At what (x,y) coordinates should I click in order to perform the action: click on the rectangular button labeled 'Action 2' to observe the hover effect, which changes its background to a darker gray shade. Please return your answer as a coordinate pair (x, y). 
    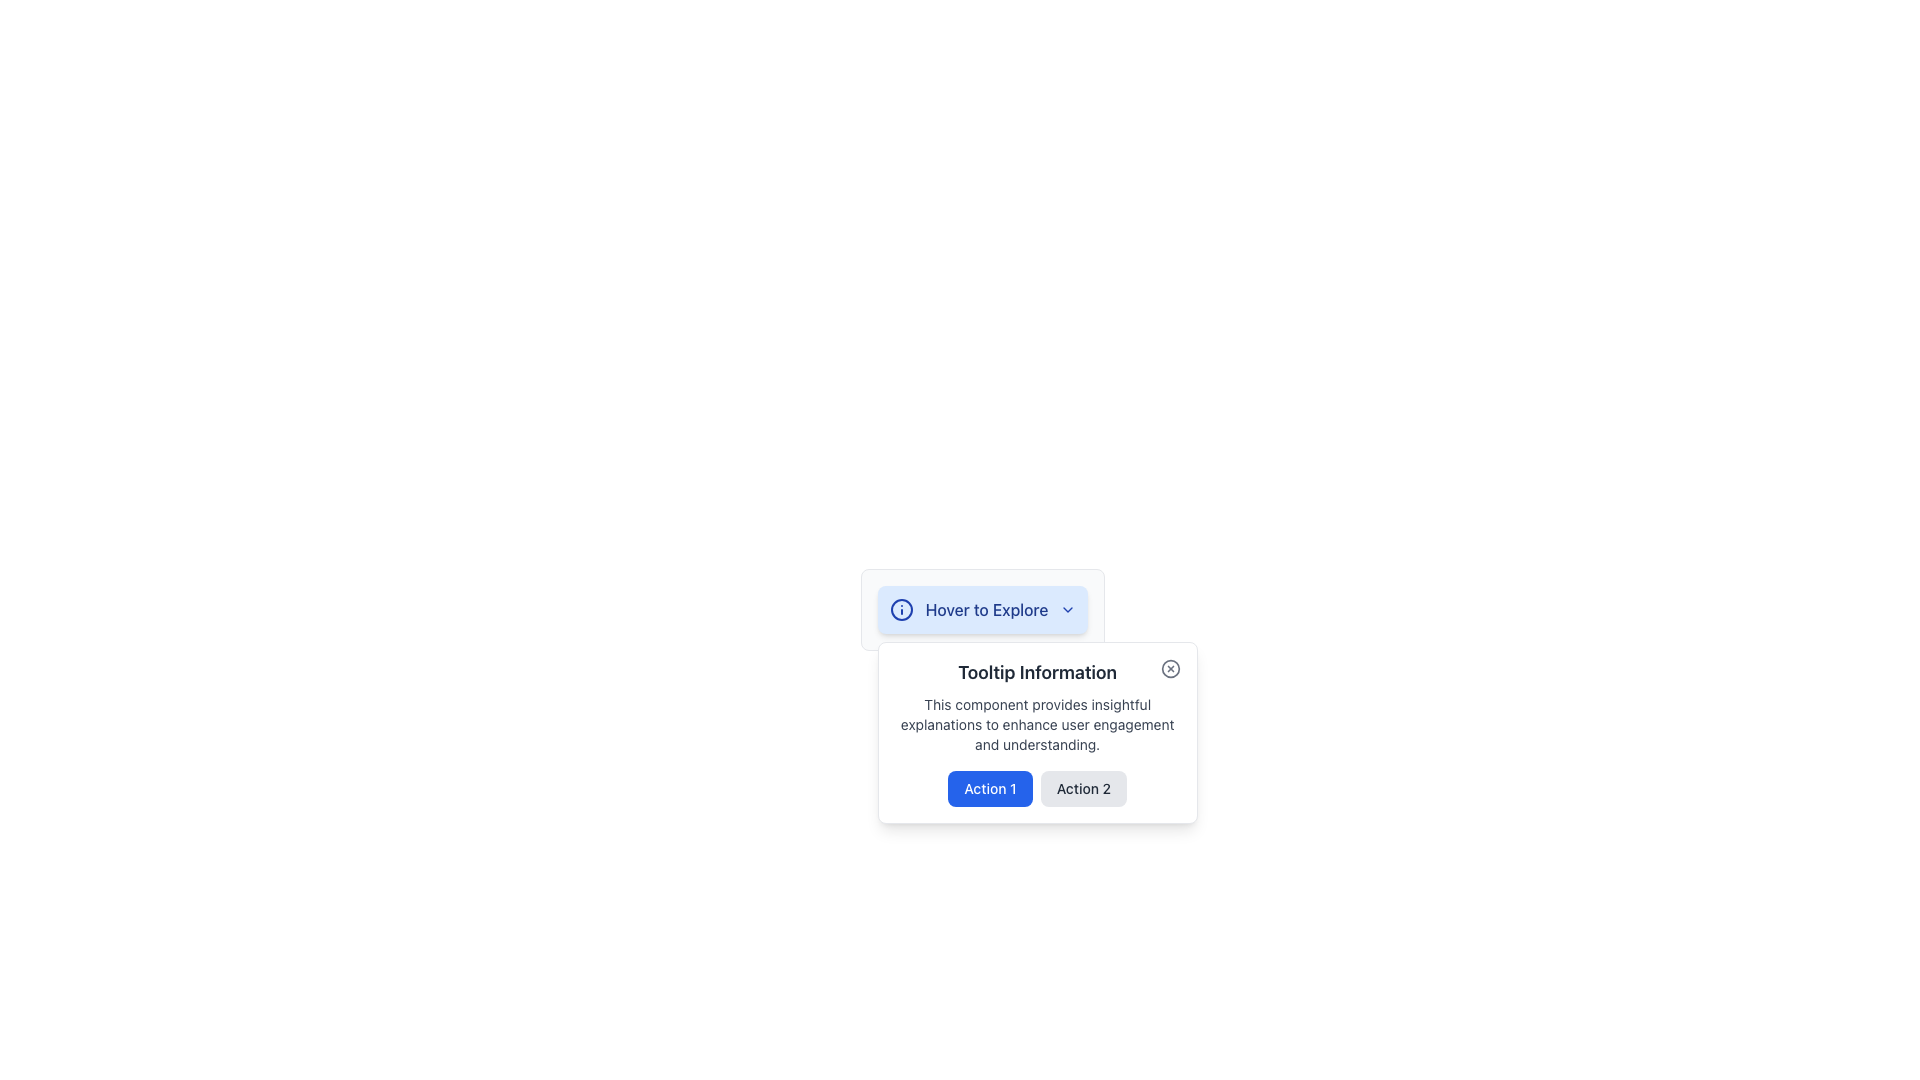
    Looking at the image, I should click on (1082, 788).